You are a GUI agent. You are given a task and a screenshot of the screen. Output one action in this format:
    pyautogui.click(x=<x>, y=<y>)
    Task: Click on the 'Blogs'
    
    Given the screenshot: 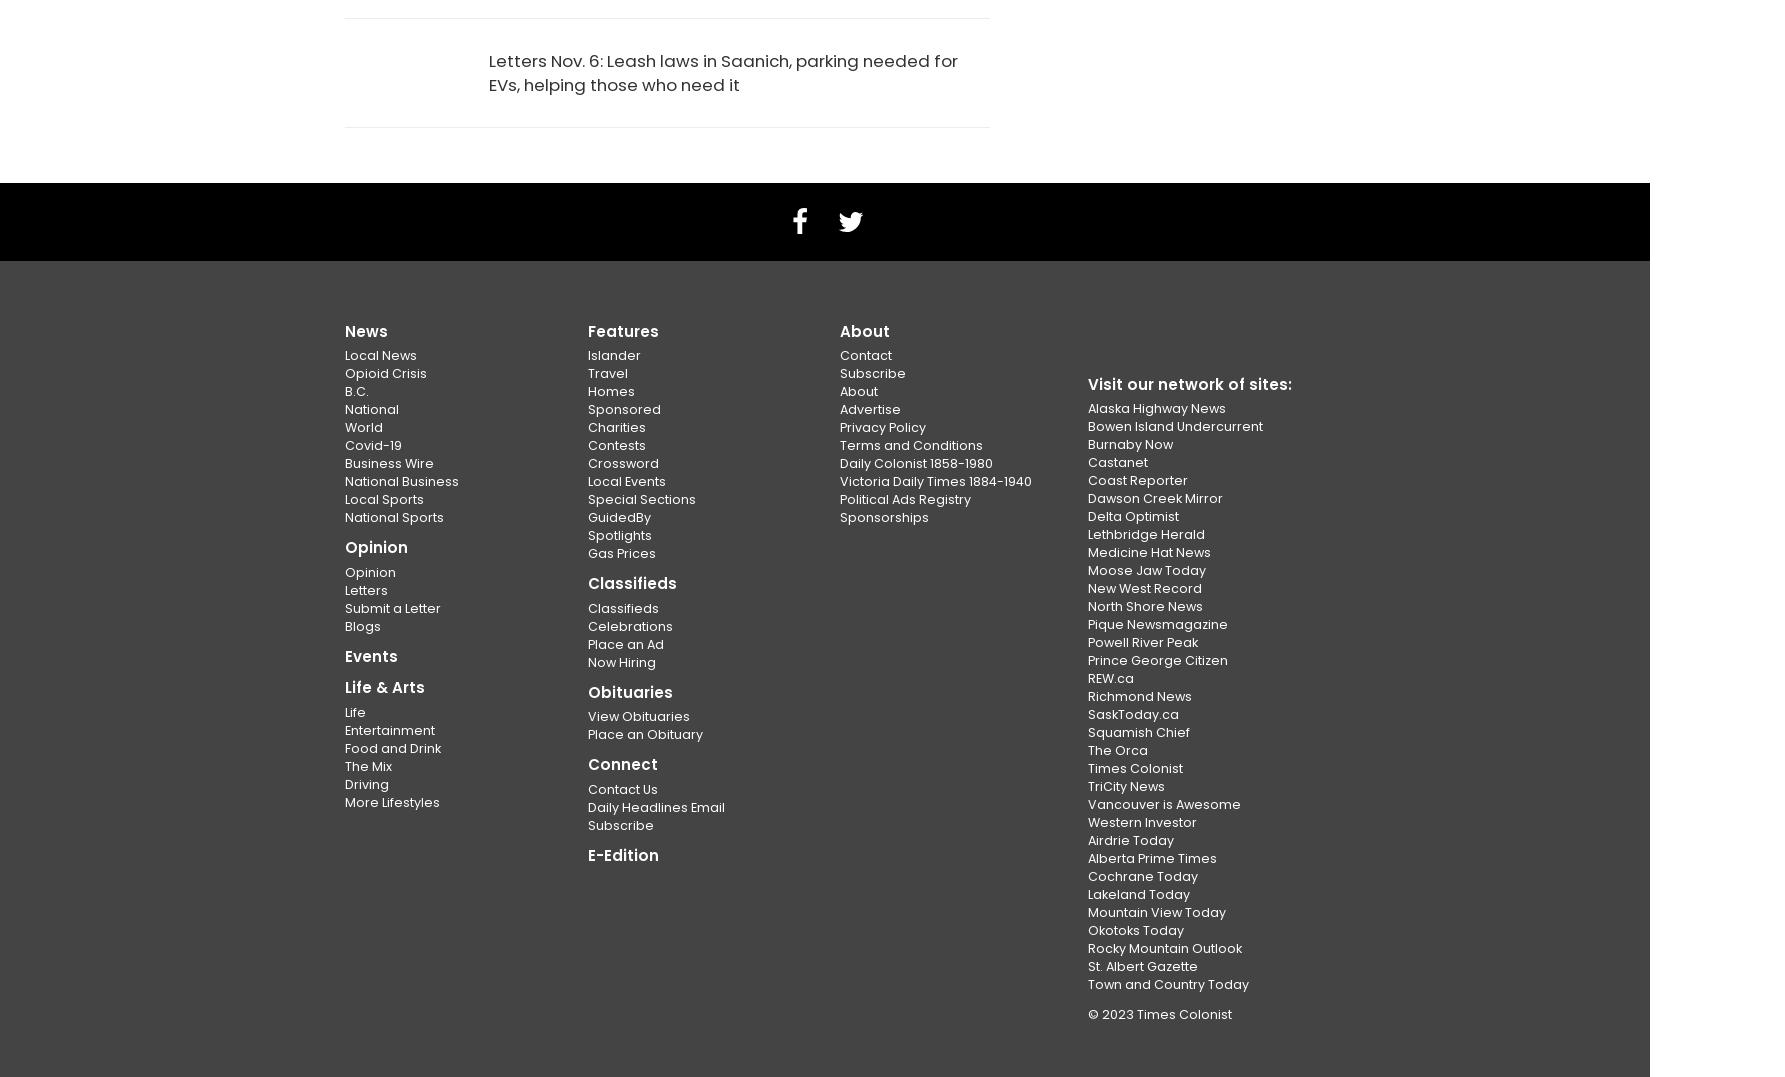 What is the action you would take?
    pyautogui.click(x=363, y=625)
    